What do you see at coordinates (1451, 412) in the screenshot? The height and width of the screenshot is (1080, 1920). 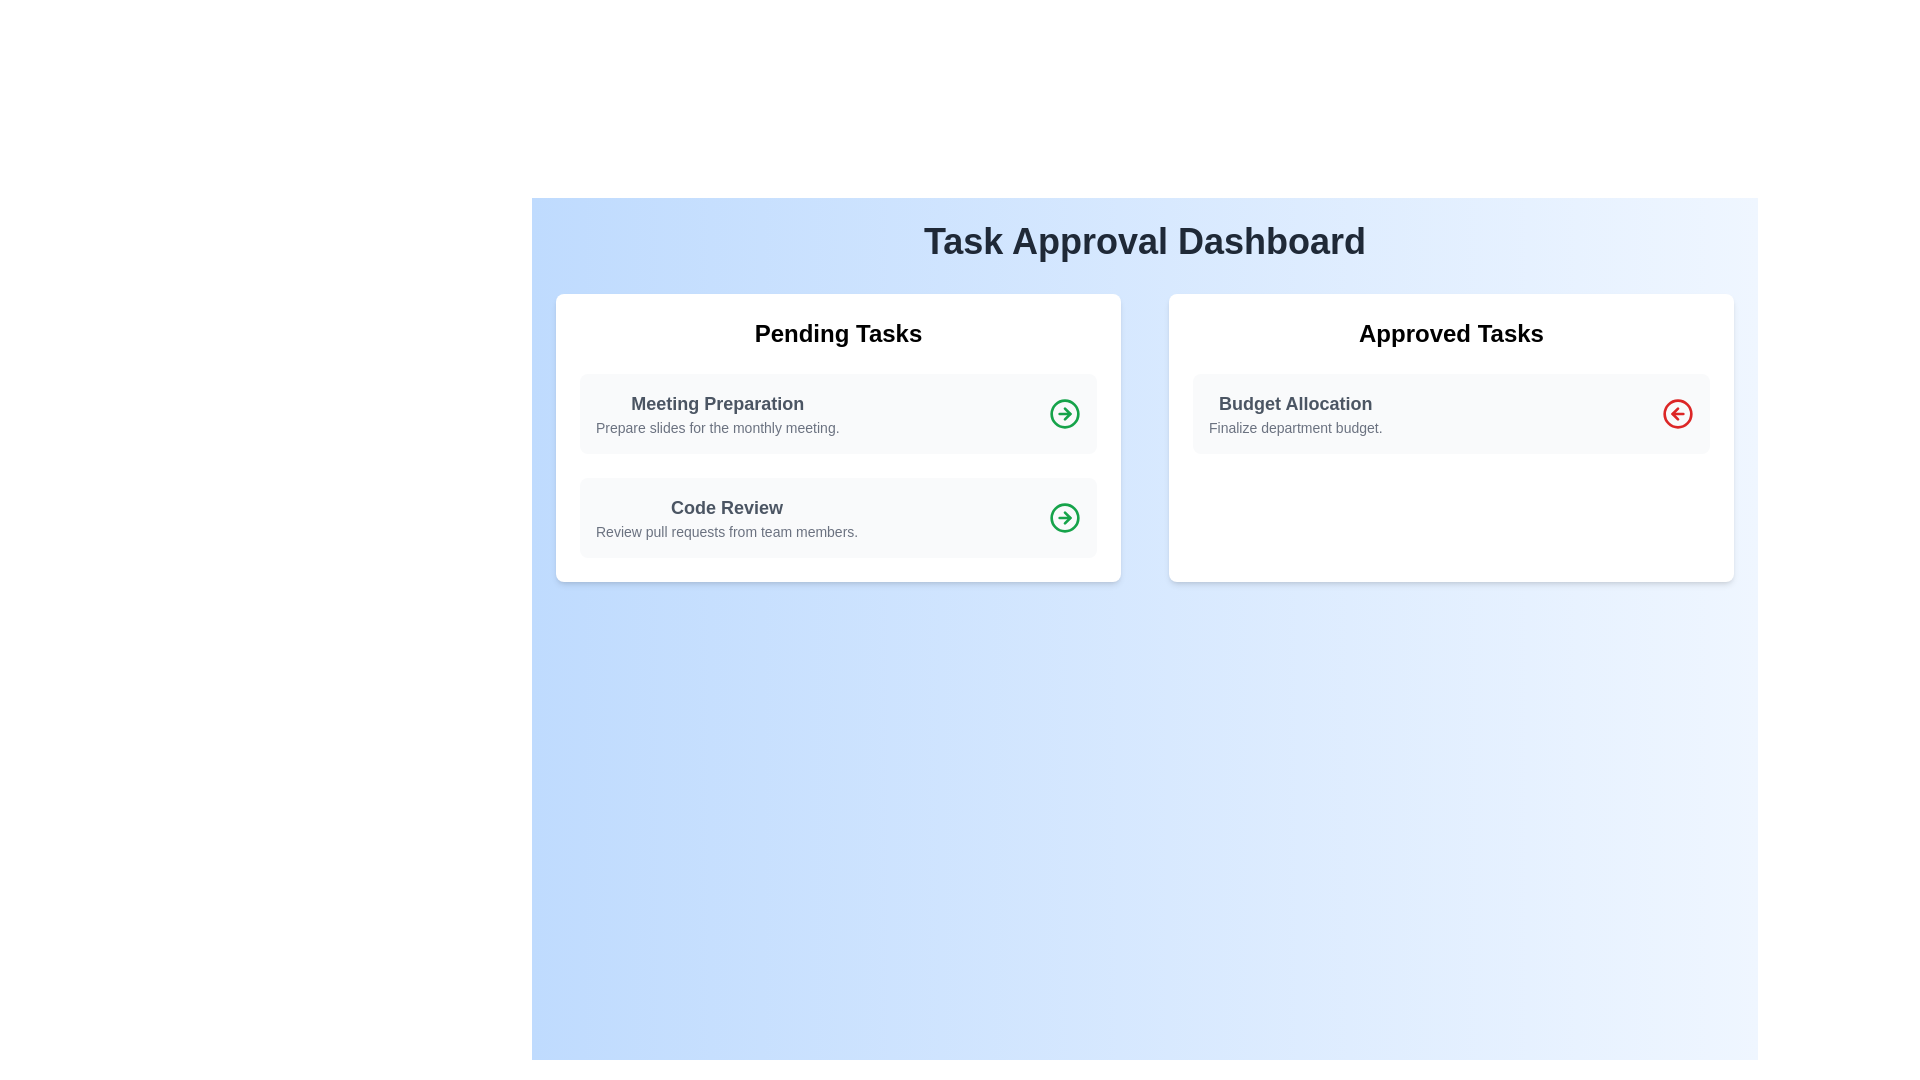 I see `the Task card titled 'Budget Allocation' in the 'Approved Tasks' section, which features a red circular icon with an arrow pointing left` at bounding box center [1451, 412].